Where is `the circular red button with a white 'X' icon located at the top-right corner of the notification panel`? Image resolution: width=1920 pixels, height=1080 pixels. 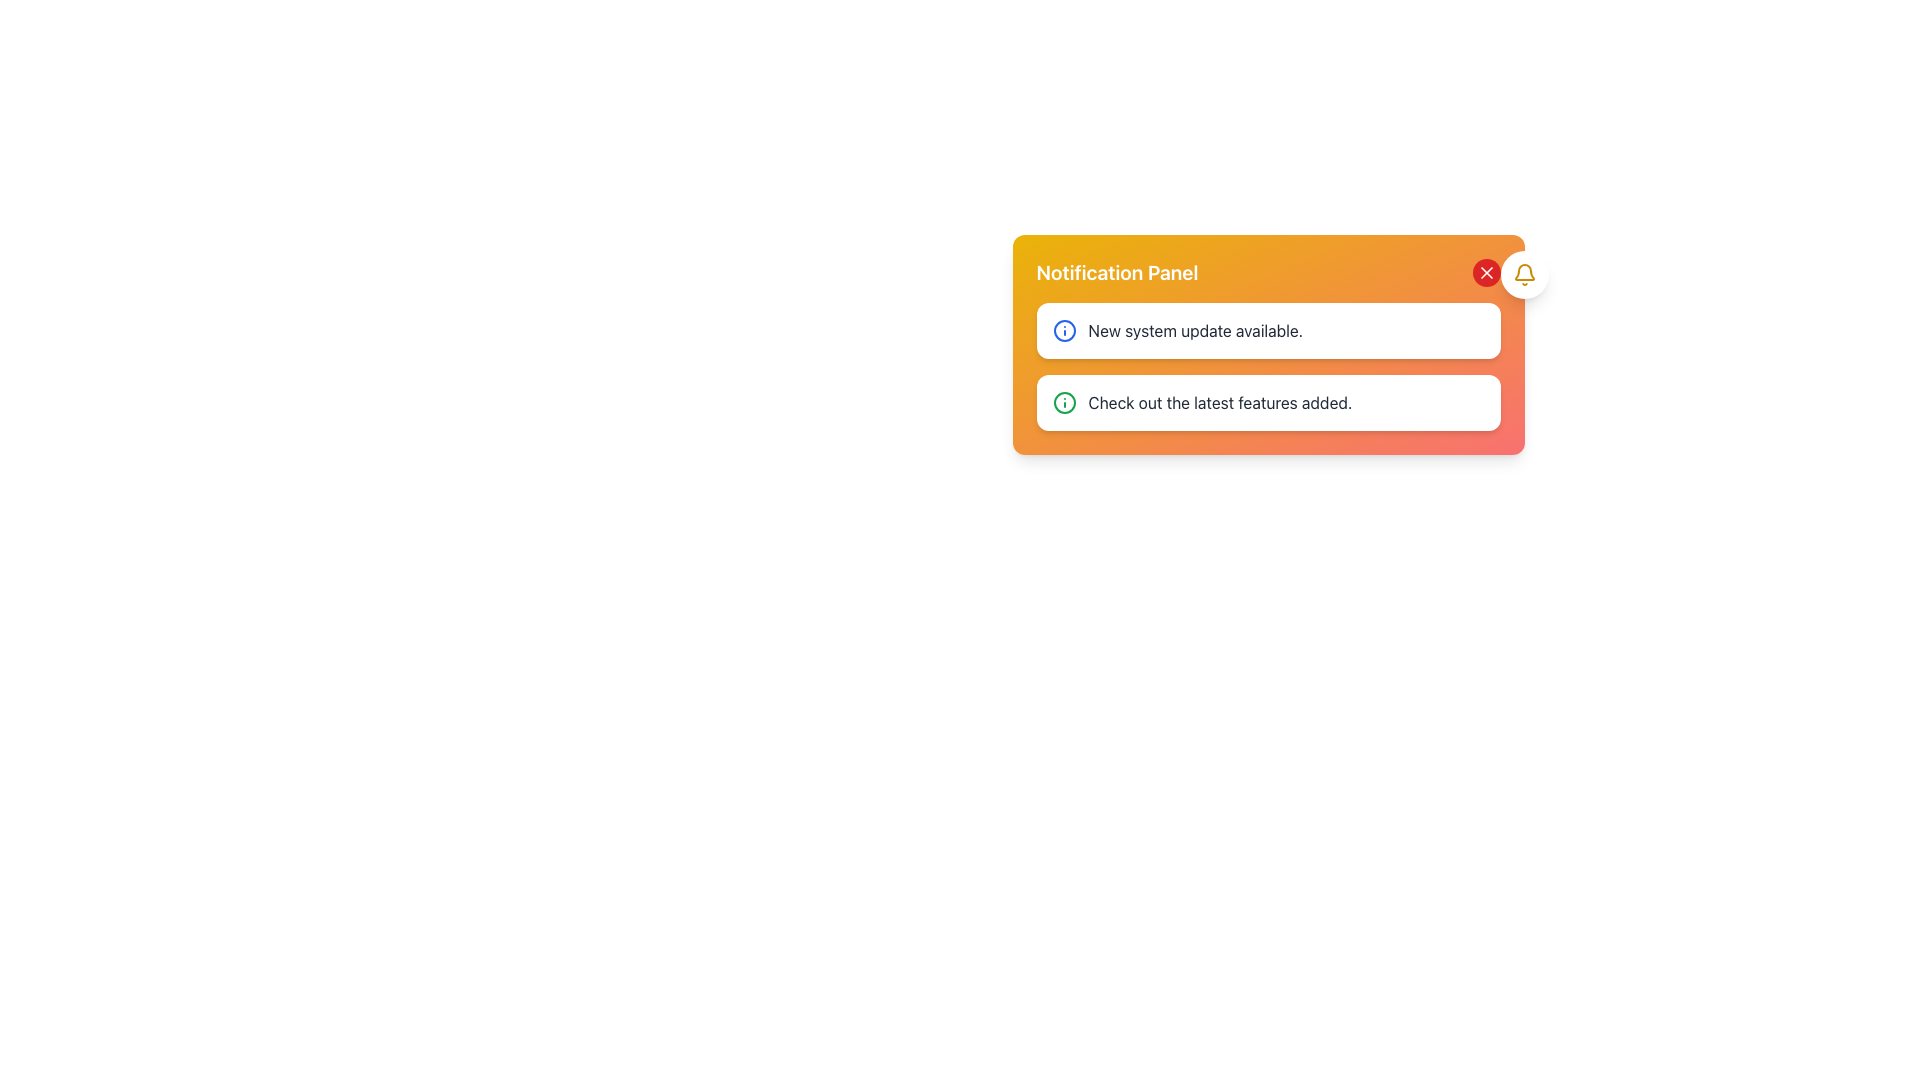 the circular red button with a white 'X' icon located at the top-right corner of the notification panel is located at coordinates (1486, 273).